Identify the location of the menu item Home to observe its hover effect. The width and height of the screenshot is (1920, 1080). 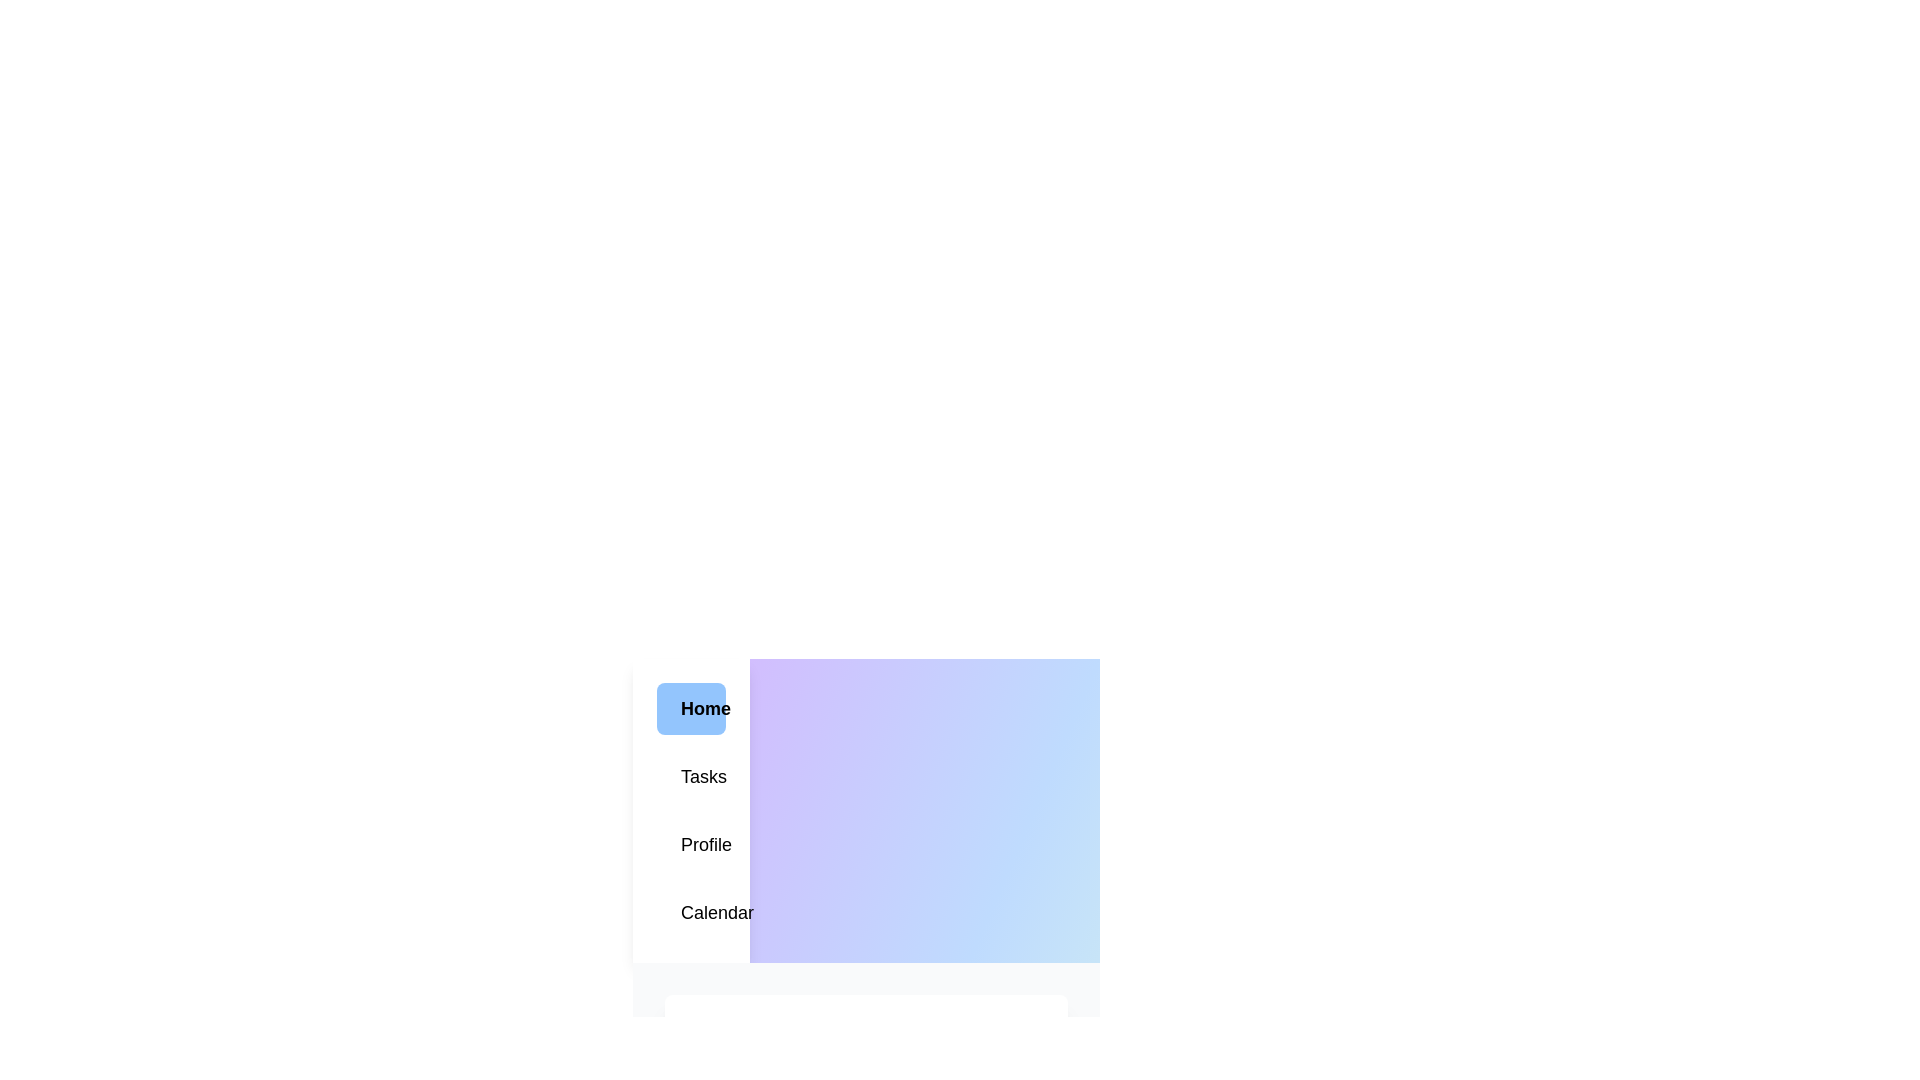
(691, 708).